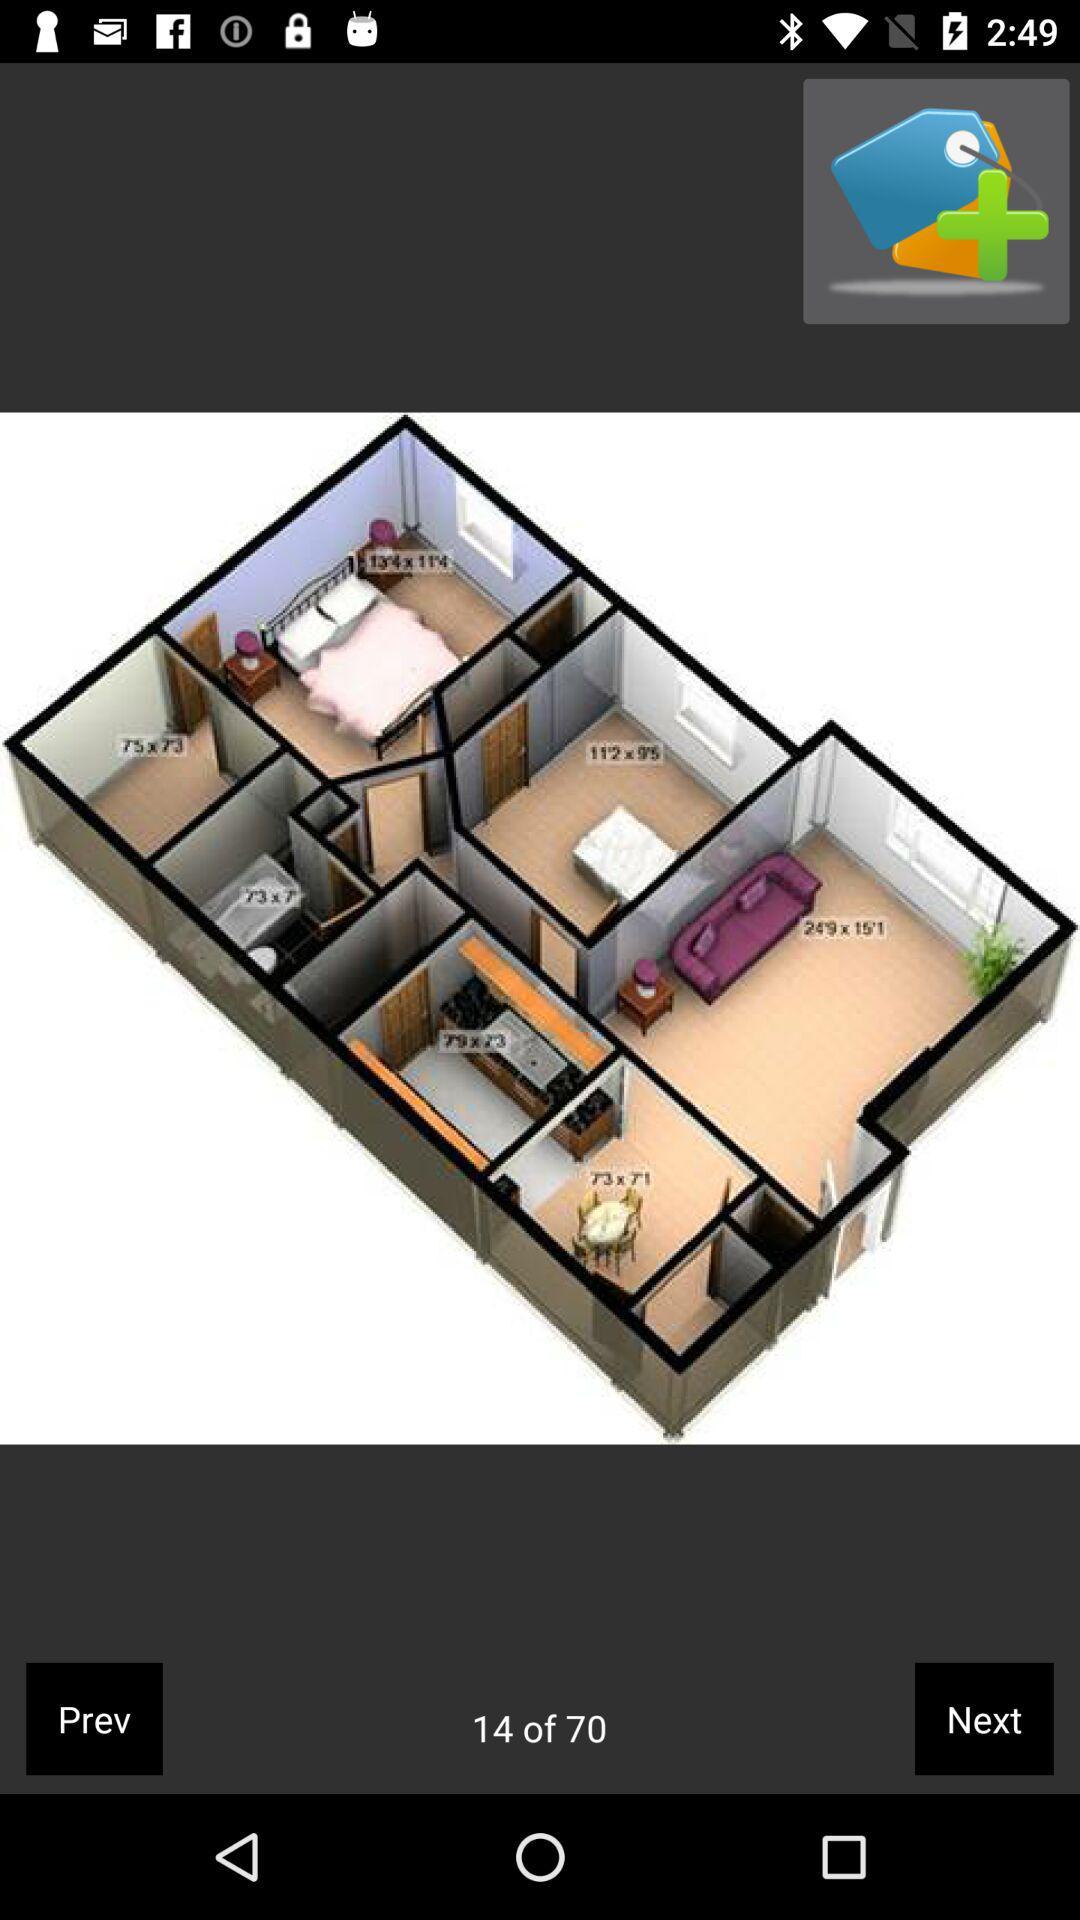 This screenshot has height=1920, width=1080. Describe the element at coordinates (936, 201) in the screenshot. I see `icon at the top right corner` at that location.